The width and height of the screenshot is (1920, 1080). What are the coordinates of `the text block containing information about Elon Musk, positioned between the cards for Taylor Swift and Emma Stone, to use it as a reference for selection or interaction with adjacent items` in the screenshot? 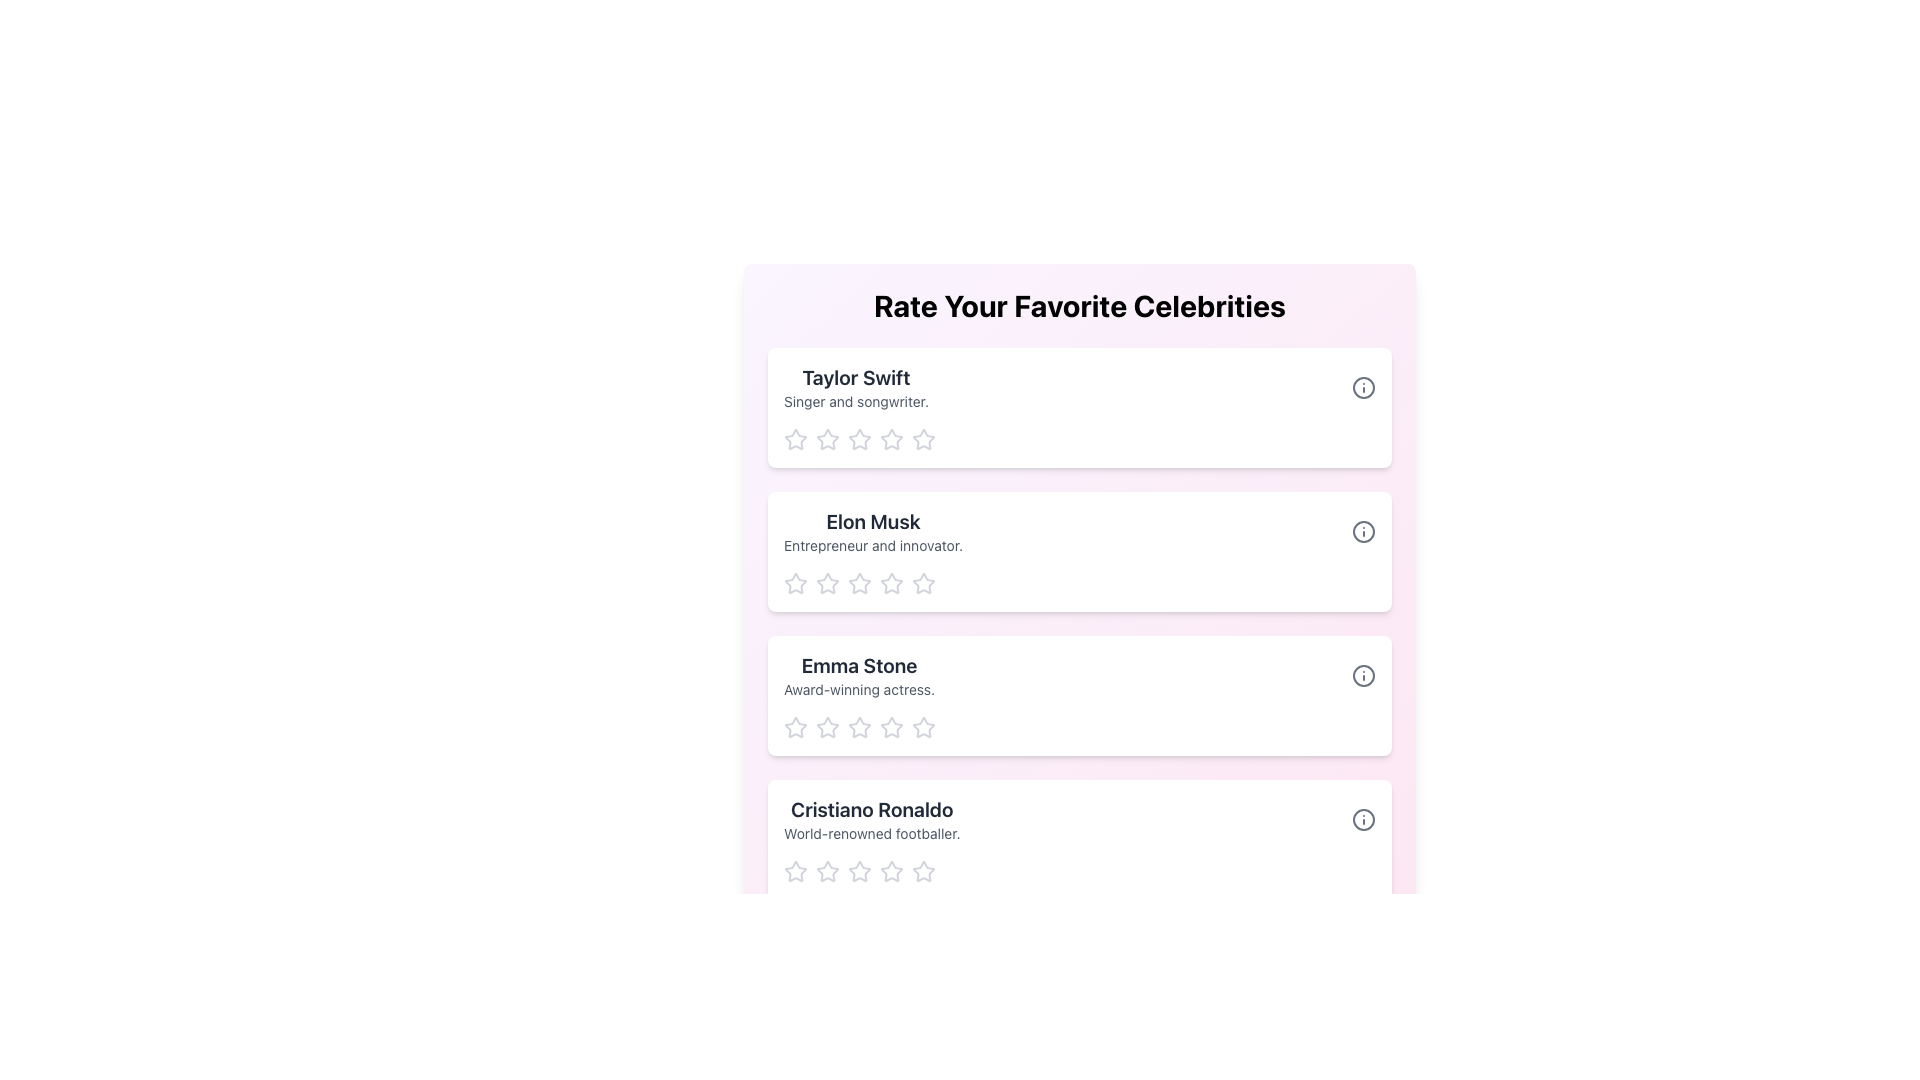 It's located at (873, 531).